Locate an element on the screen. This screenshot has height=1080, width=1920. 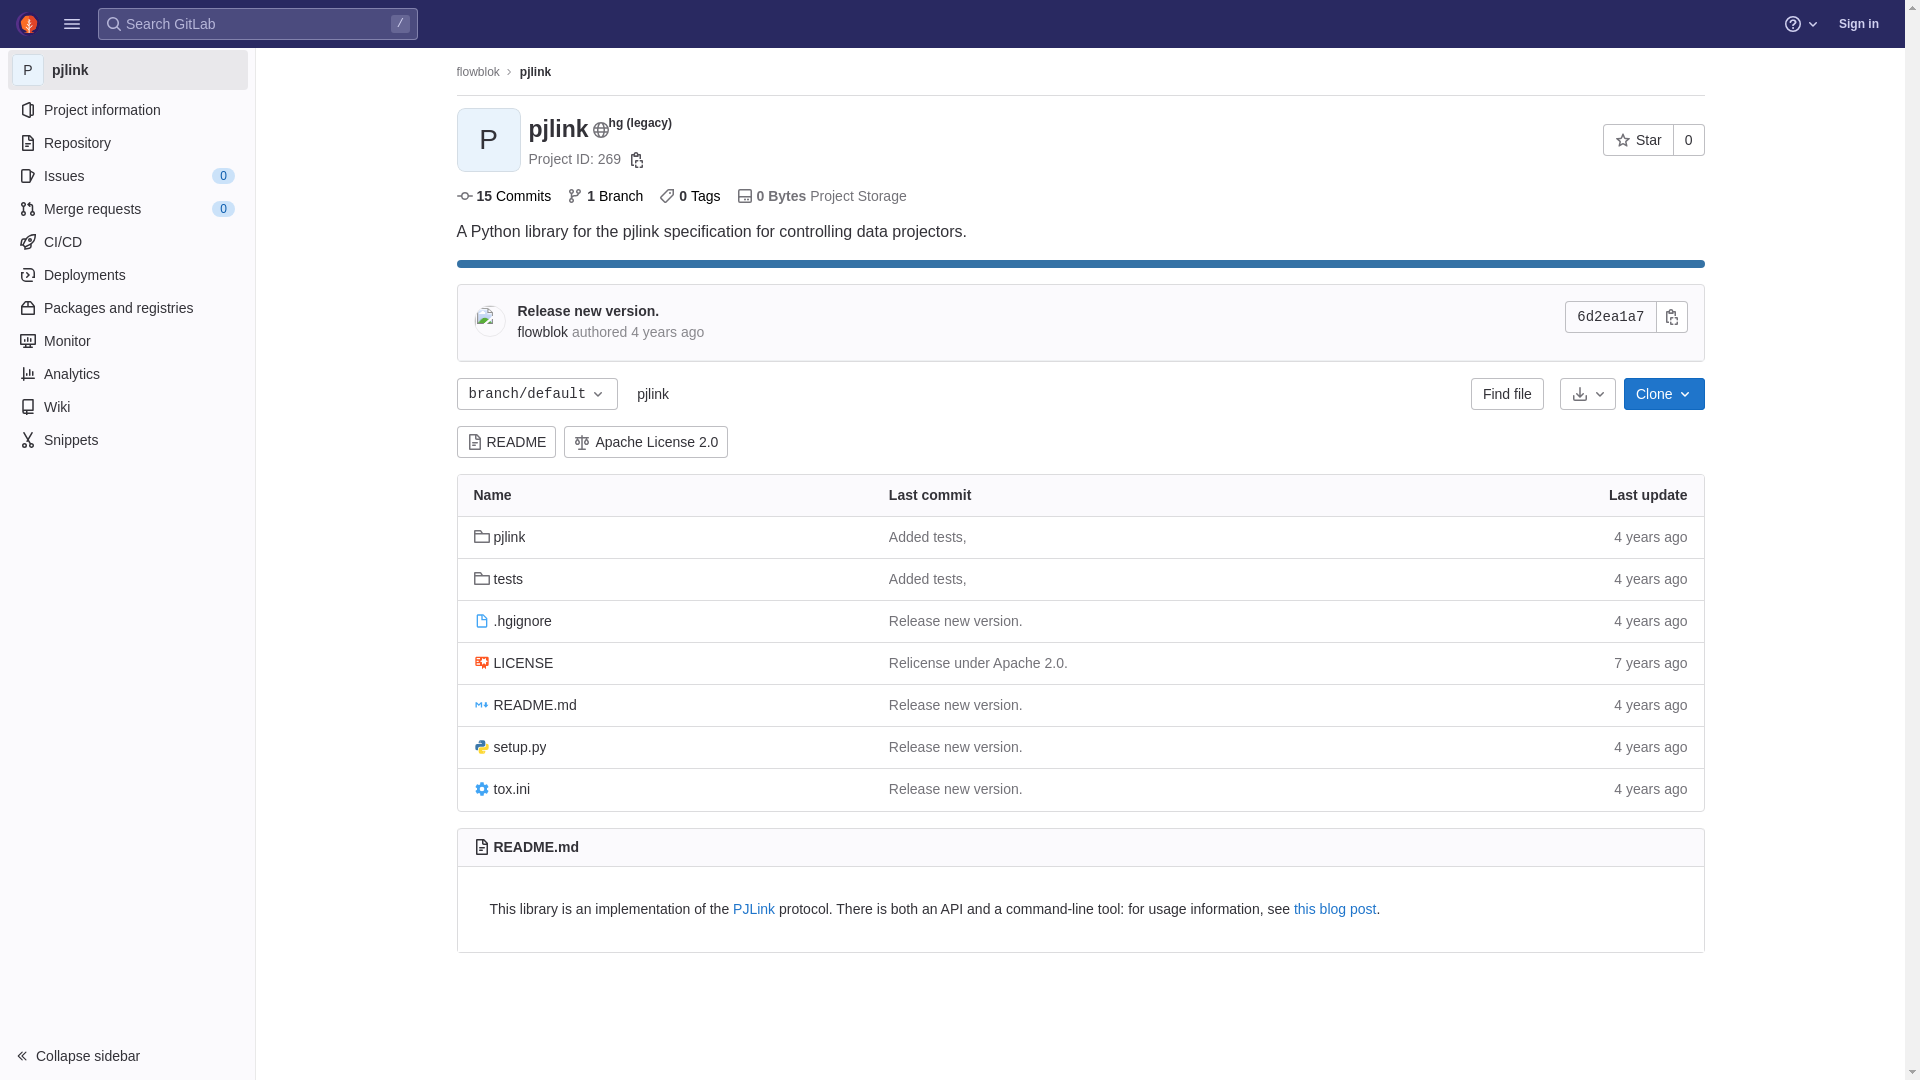
'Sign in' is located at coordinates (1857, 23).